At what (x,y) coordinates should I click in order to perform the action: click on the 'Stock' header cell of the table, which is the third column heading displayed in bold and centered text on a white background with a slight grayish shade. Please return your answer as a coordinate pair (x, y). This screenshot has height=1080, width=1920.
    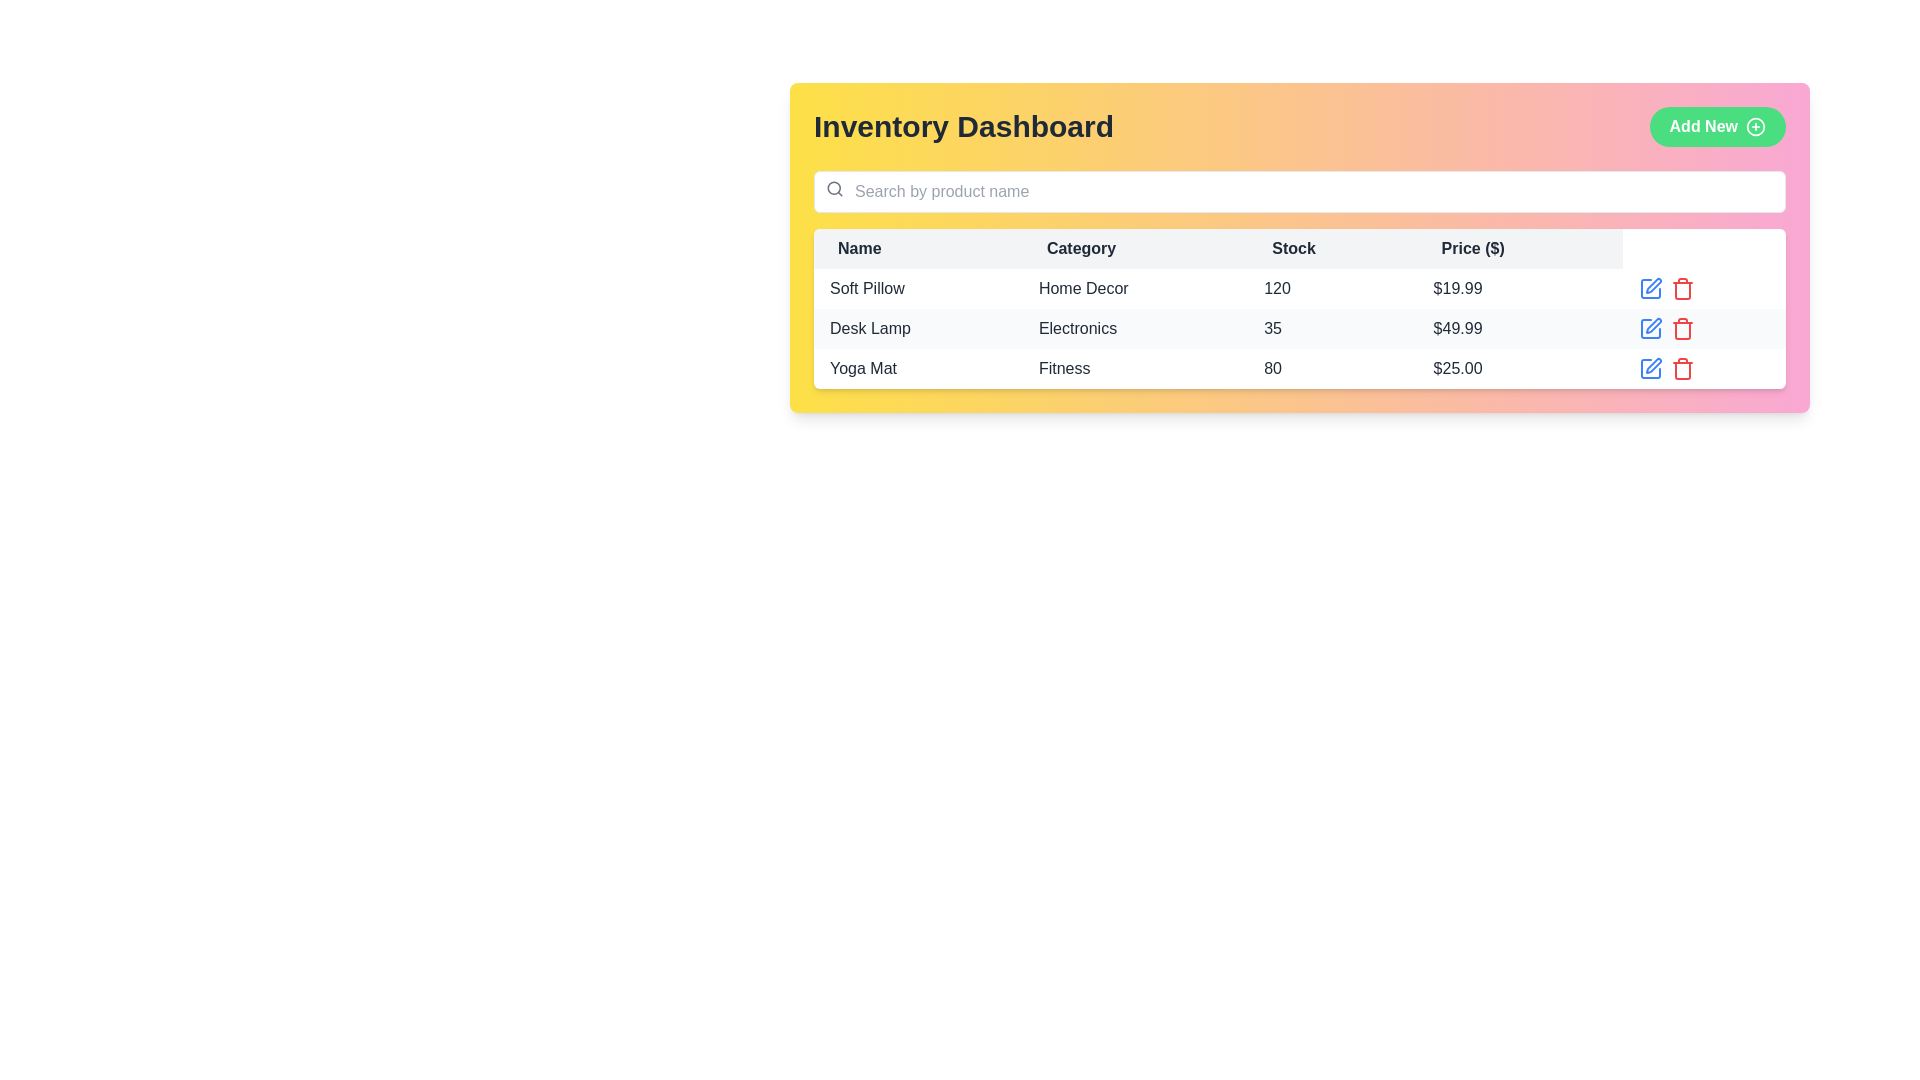
    Looking at the image, I should click on (1300, 248).